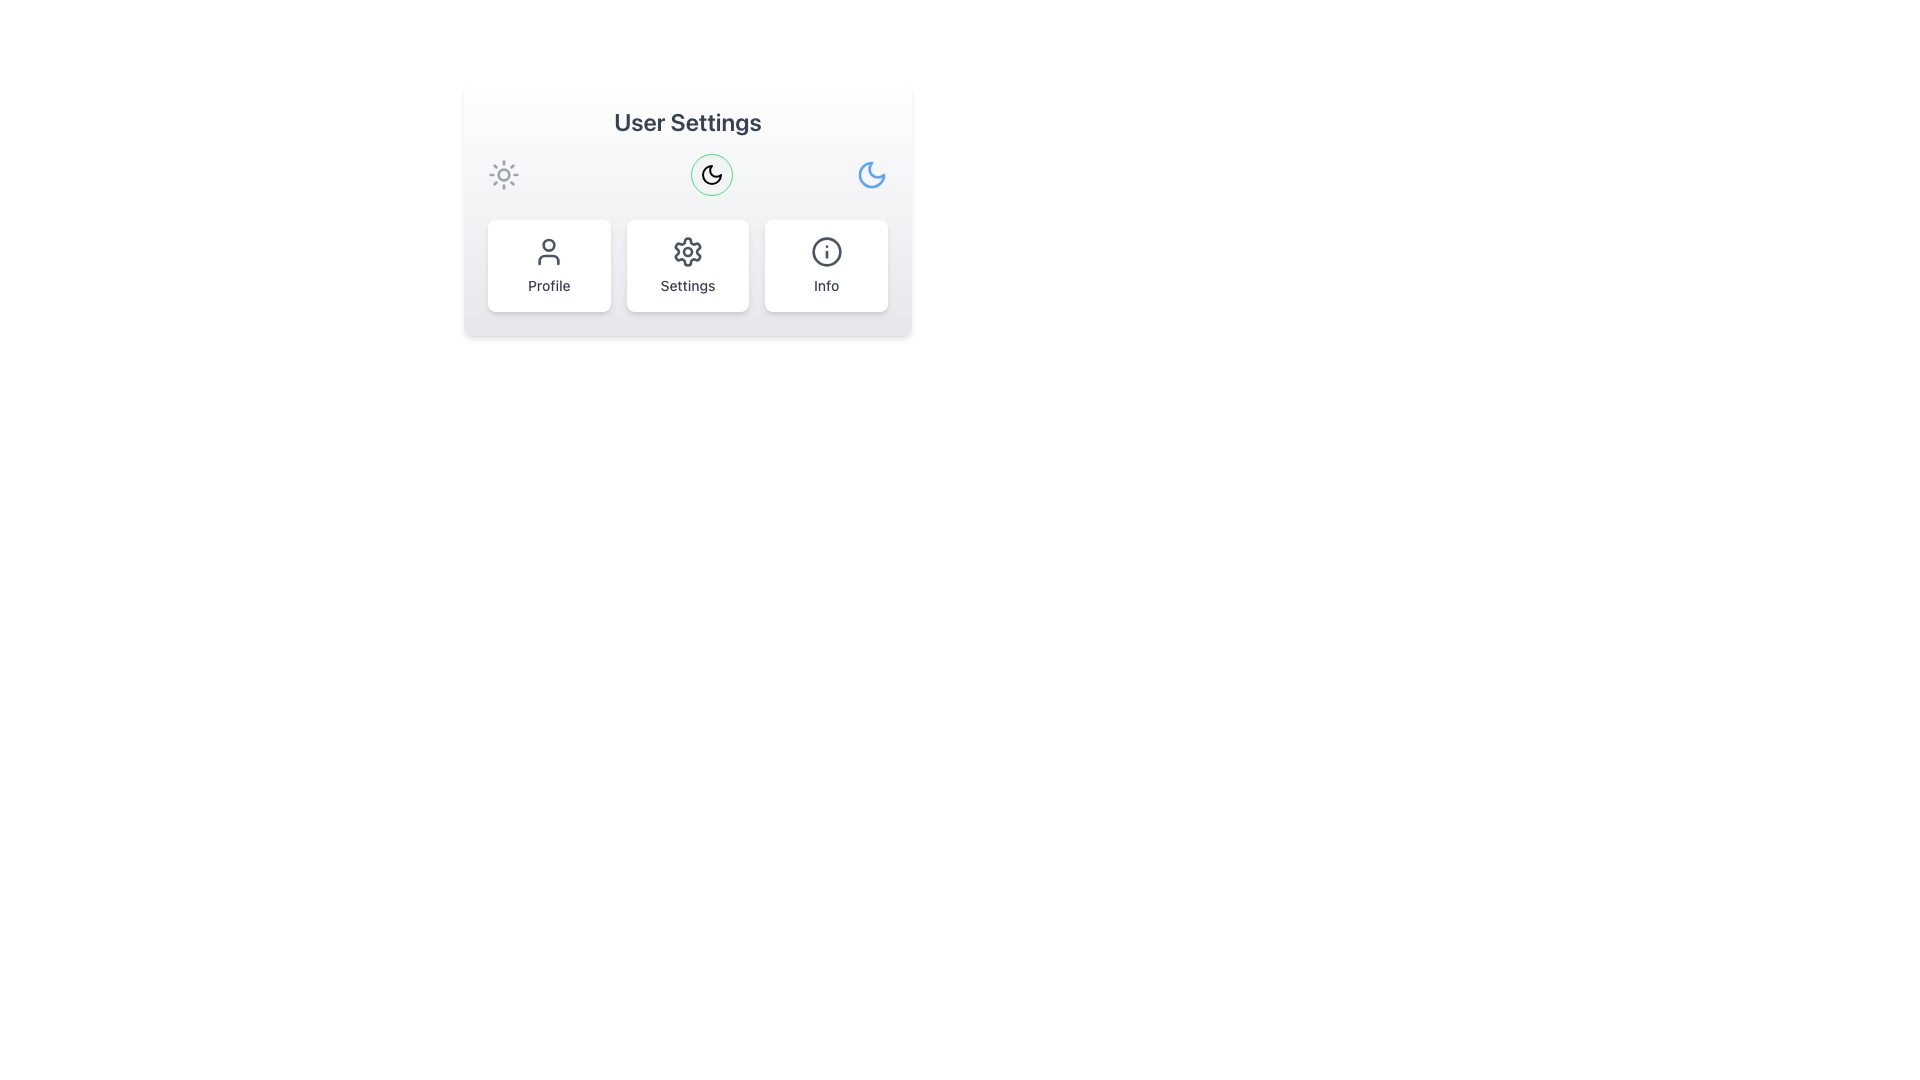 The height and width of the screenshot is (1080, 1920). Describe the element at coordinates (826, 265) in the screenshot. I see `the 'Info' button located at the bottom-right corner of the three-item grid` at that location.